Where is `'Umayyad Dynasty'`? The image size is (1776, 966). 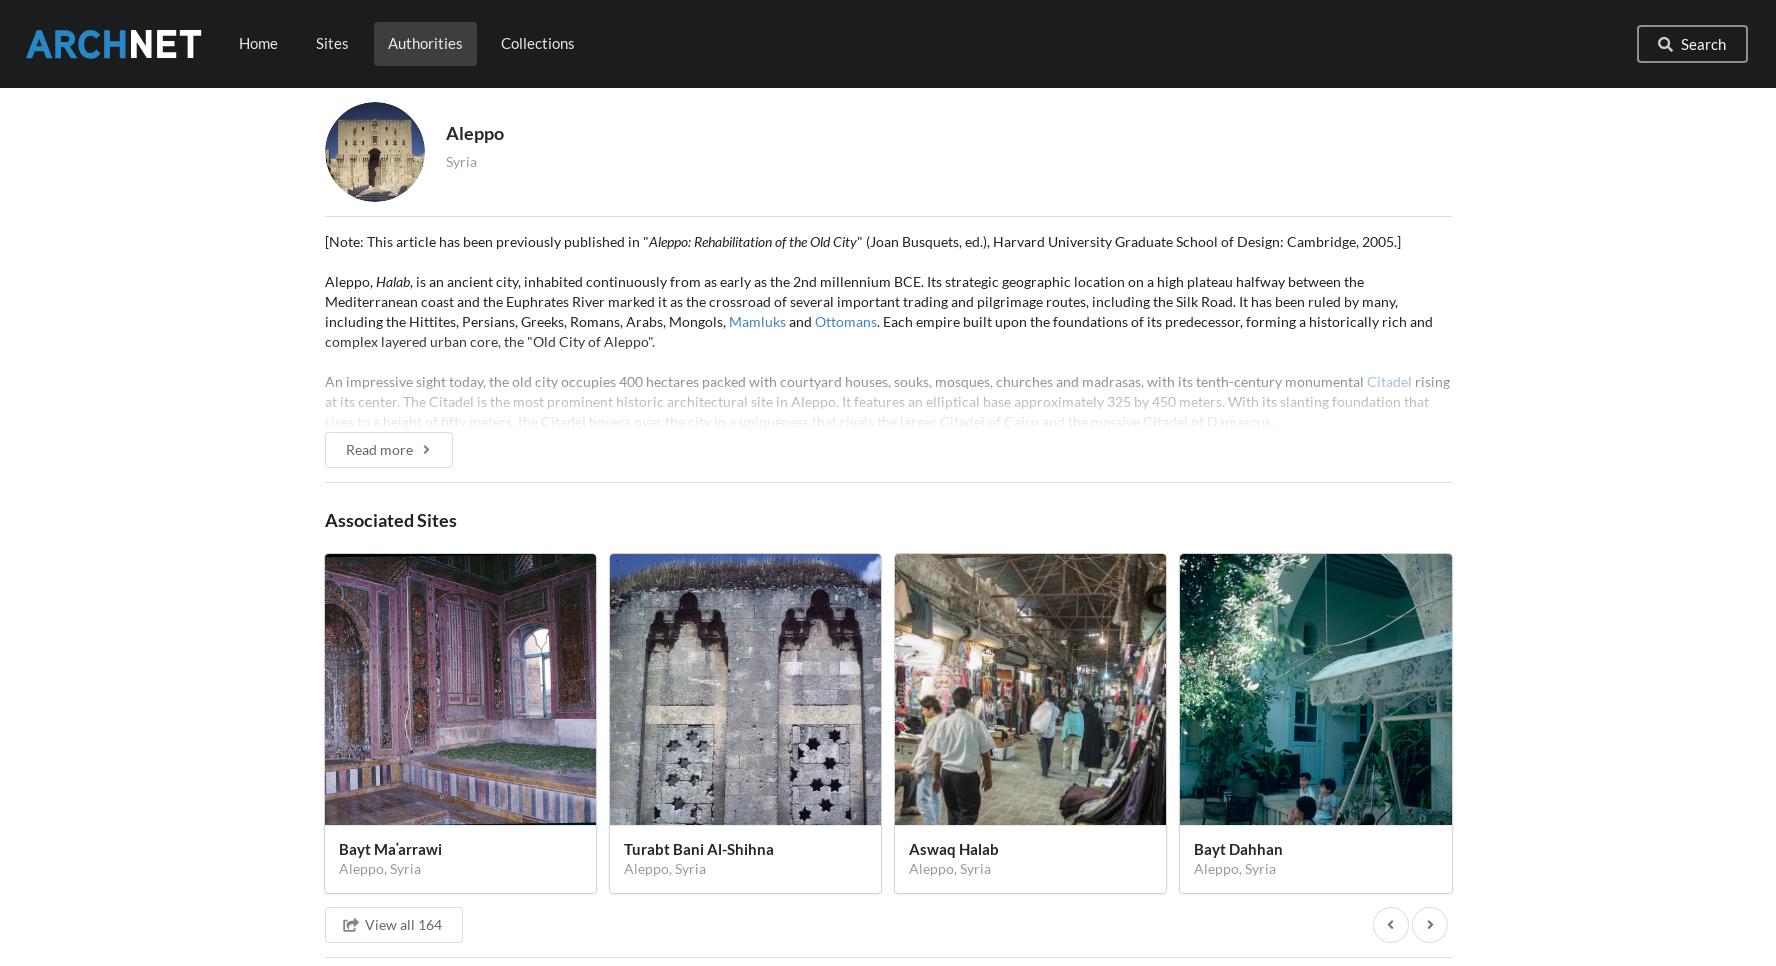 'Umayyad Dynasty' is located at coordinates (1194, 660).